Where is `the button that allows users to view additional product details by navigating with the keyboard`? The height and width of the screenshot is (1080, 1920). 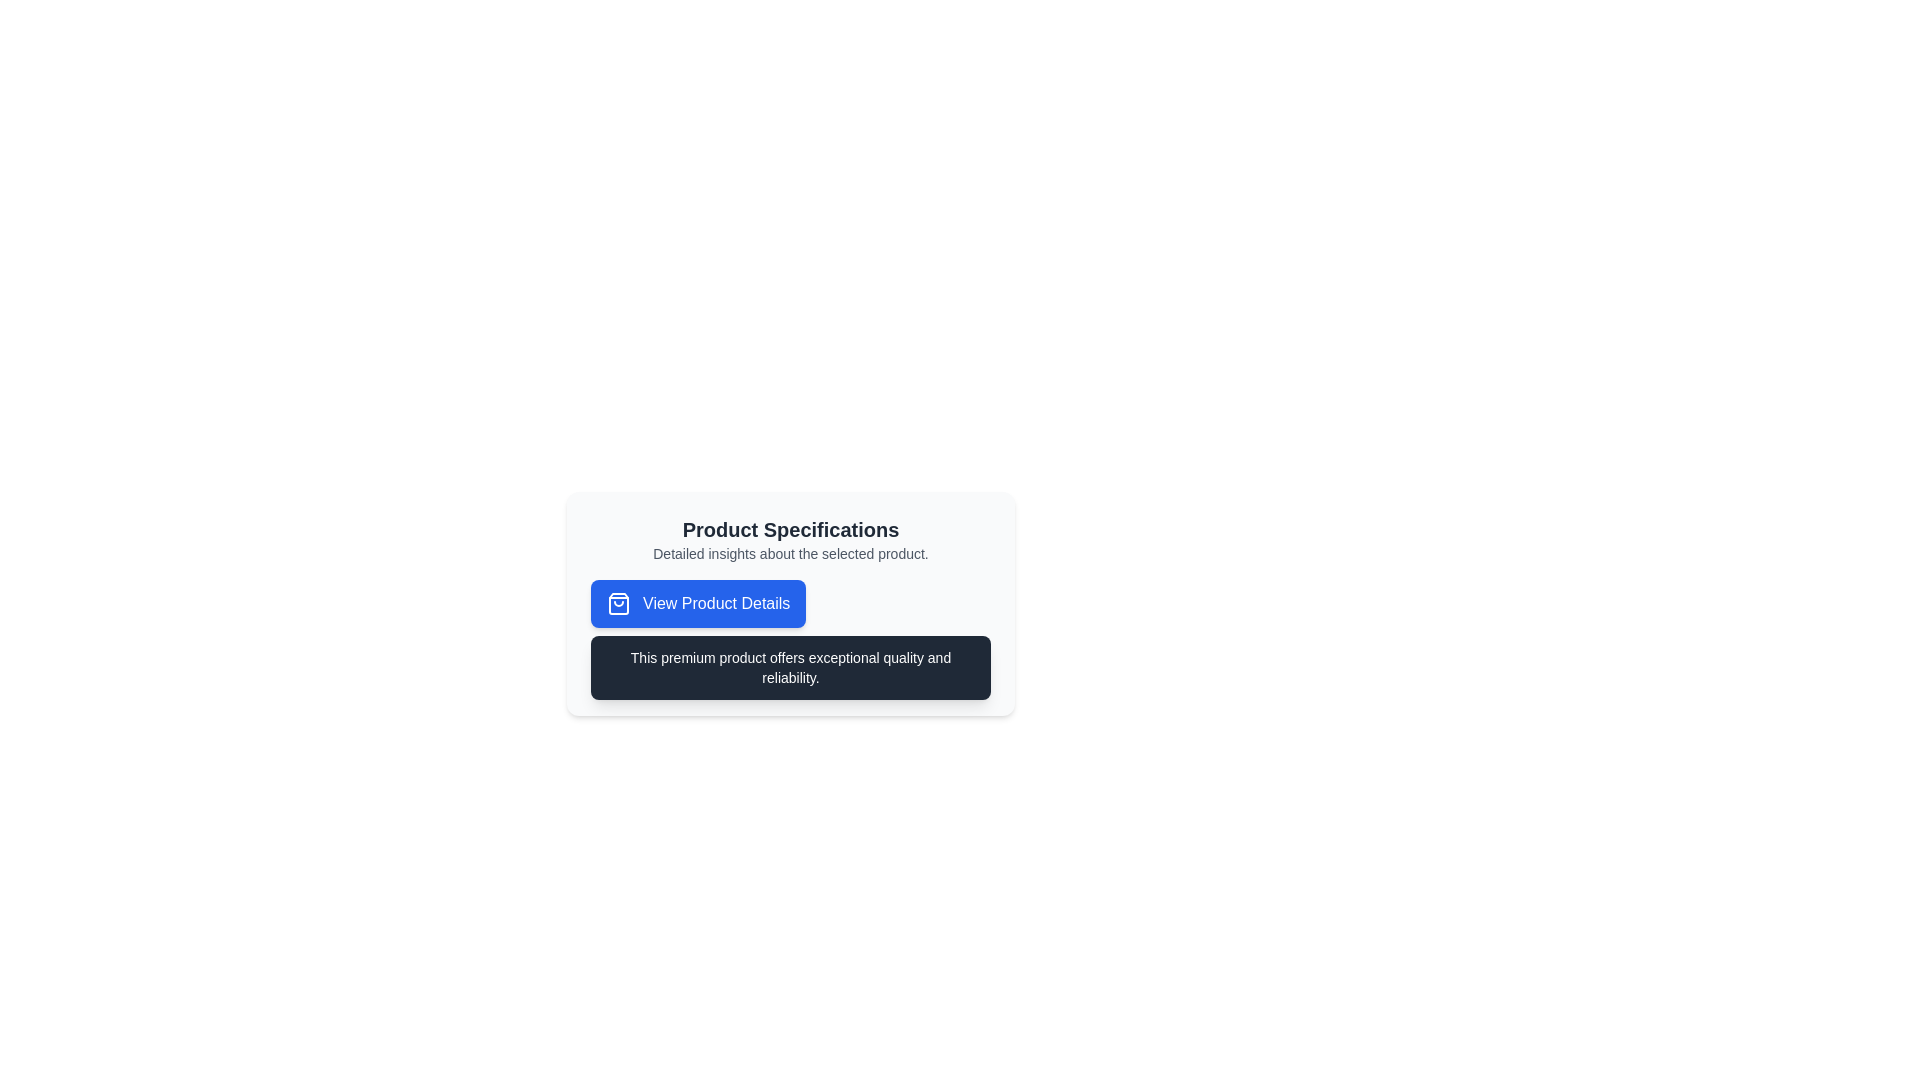
the button that allows users to view additional product details by navigating with the keyboard is located at coordinates (698, 603).